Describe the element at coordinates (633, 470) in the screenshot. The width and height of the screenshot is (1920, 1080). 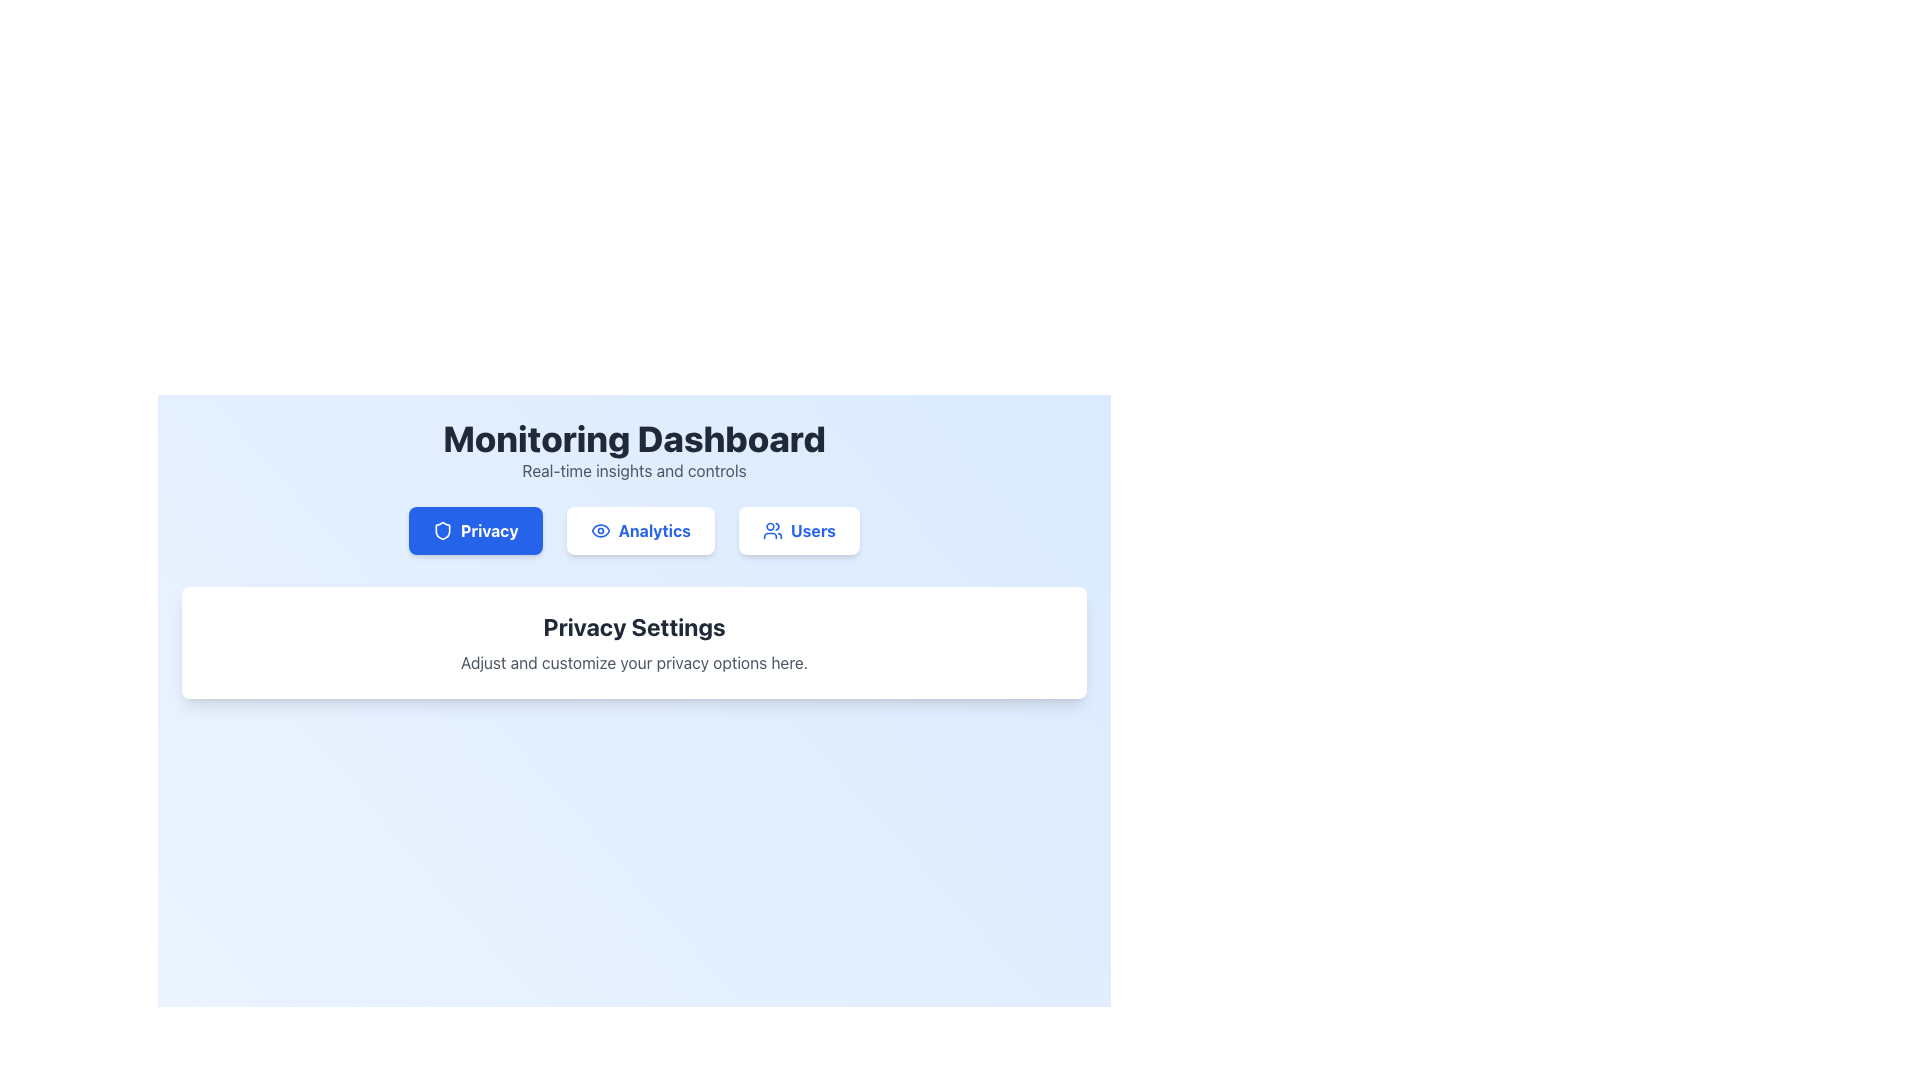
I see `the descriptive subtitle text label located beneath the main heading 'Monitoring Dashboard', which serves an informational purpose and is centrally aligned at the top of the interface` at that location.